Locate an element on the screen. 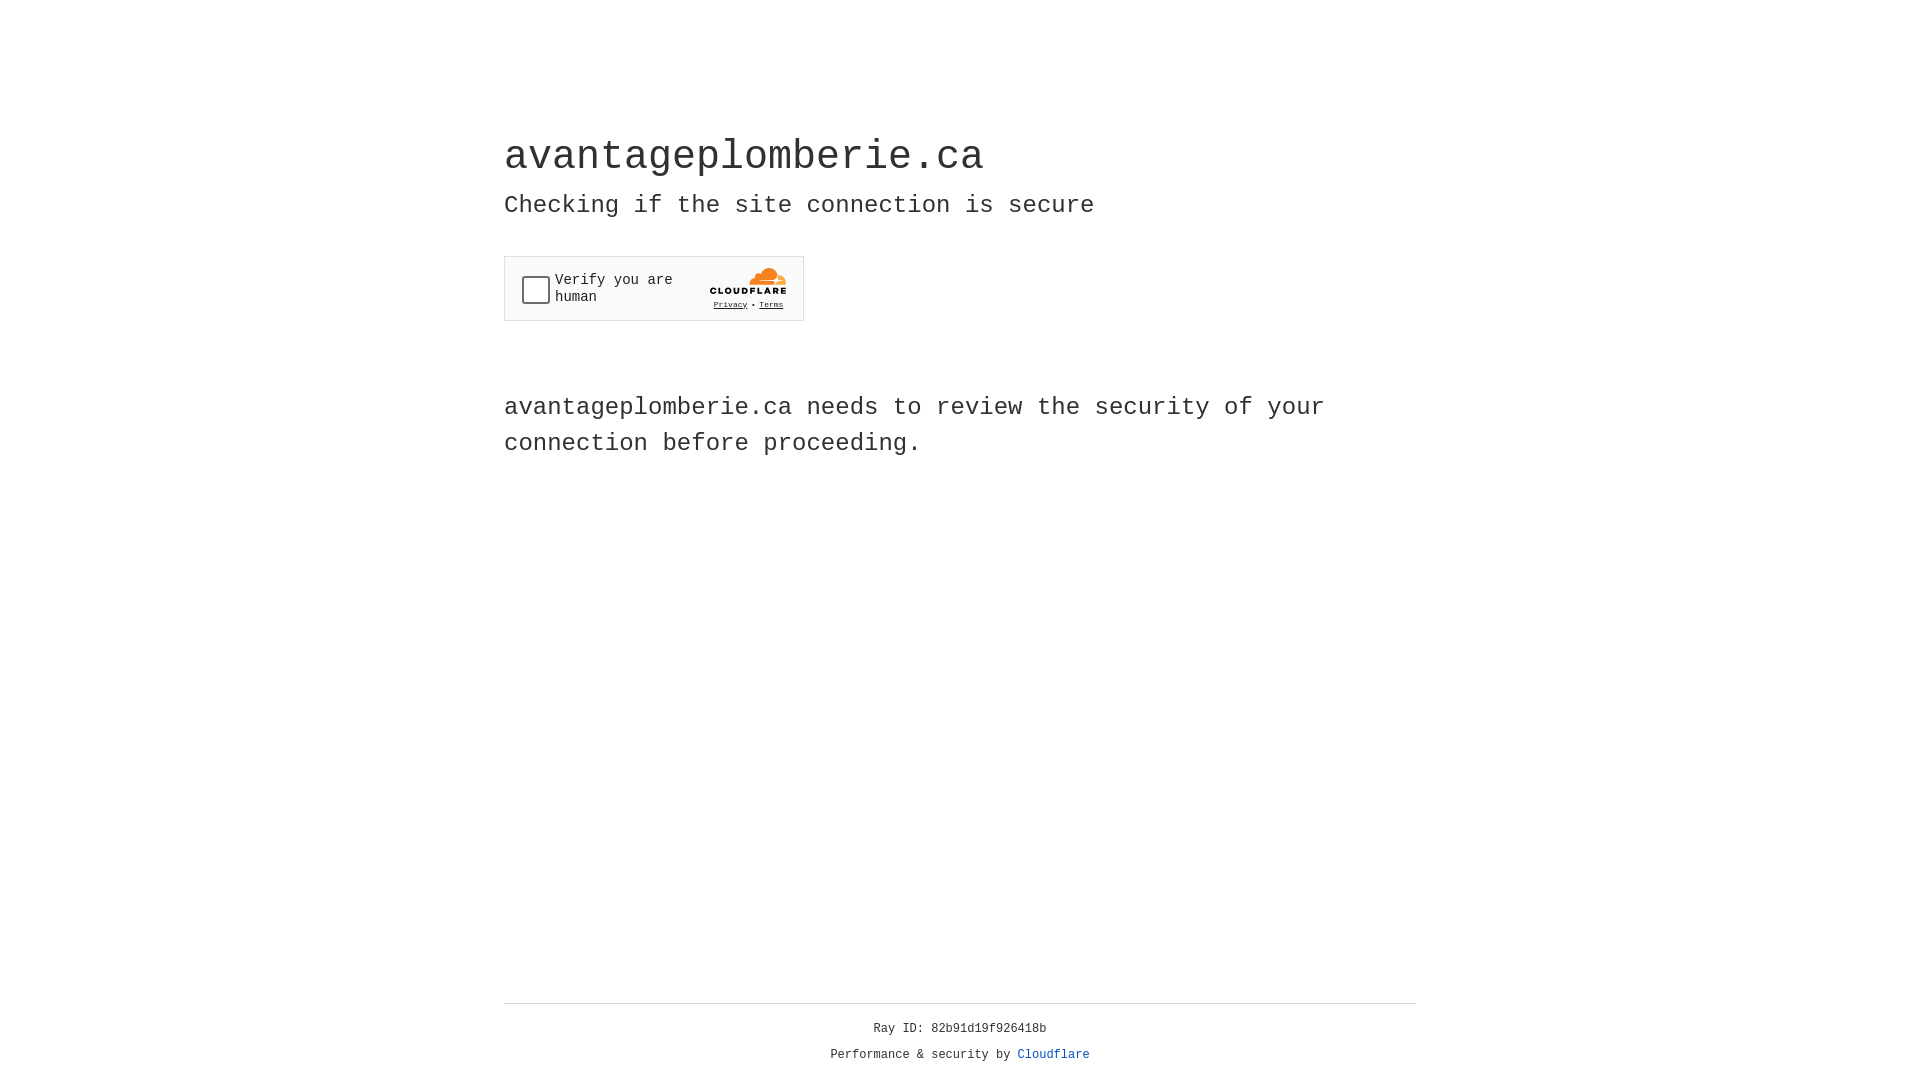  'Widget containing a Cloudflare security challenge' is located at coordinates (653, 288).